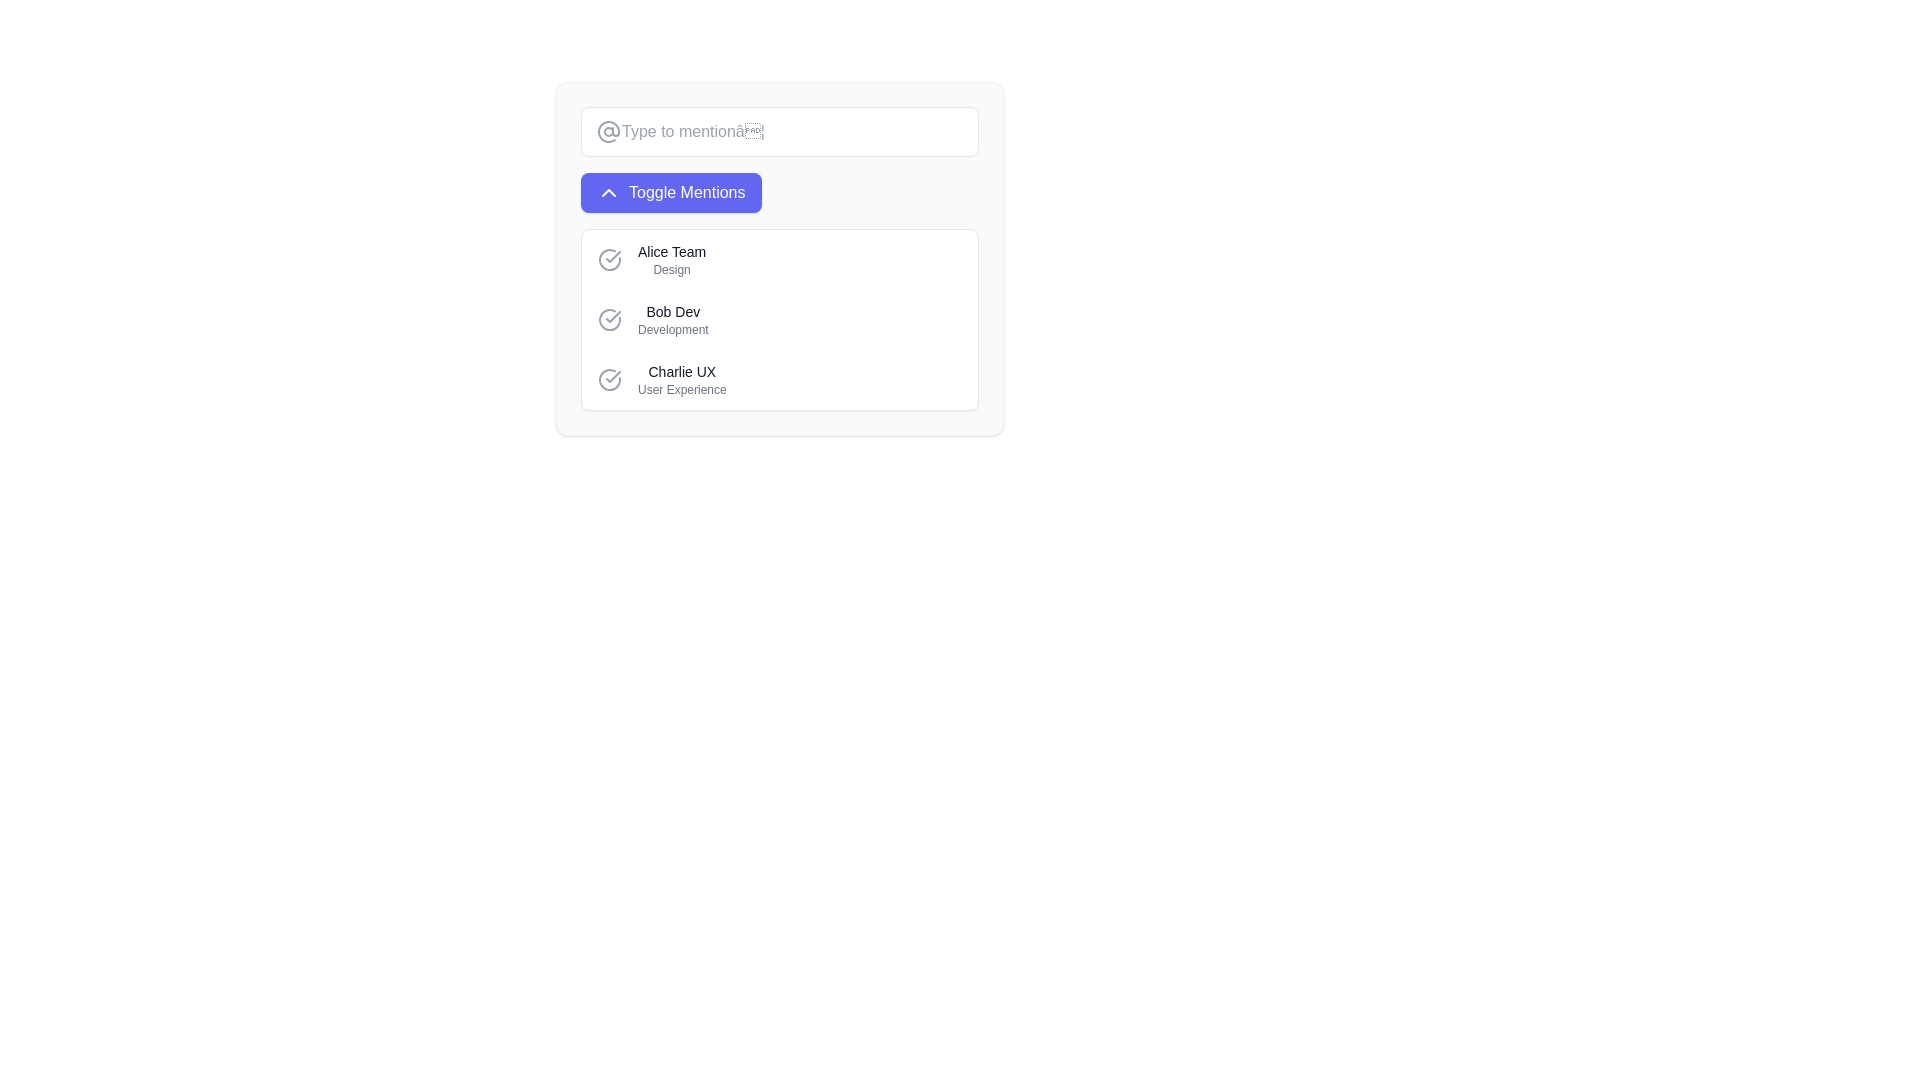 The width and height of the screenshot is (1920, 1080). What do you see at coordinates (608, 258) in the screenshot?
I see `the circular checkmark icon, which is the leftmost item in the first row of a list` at bounding box center [608, 258].